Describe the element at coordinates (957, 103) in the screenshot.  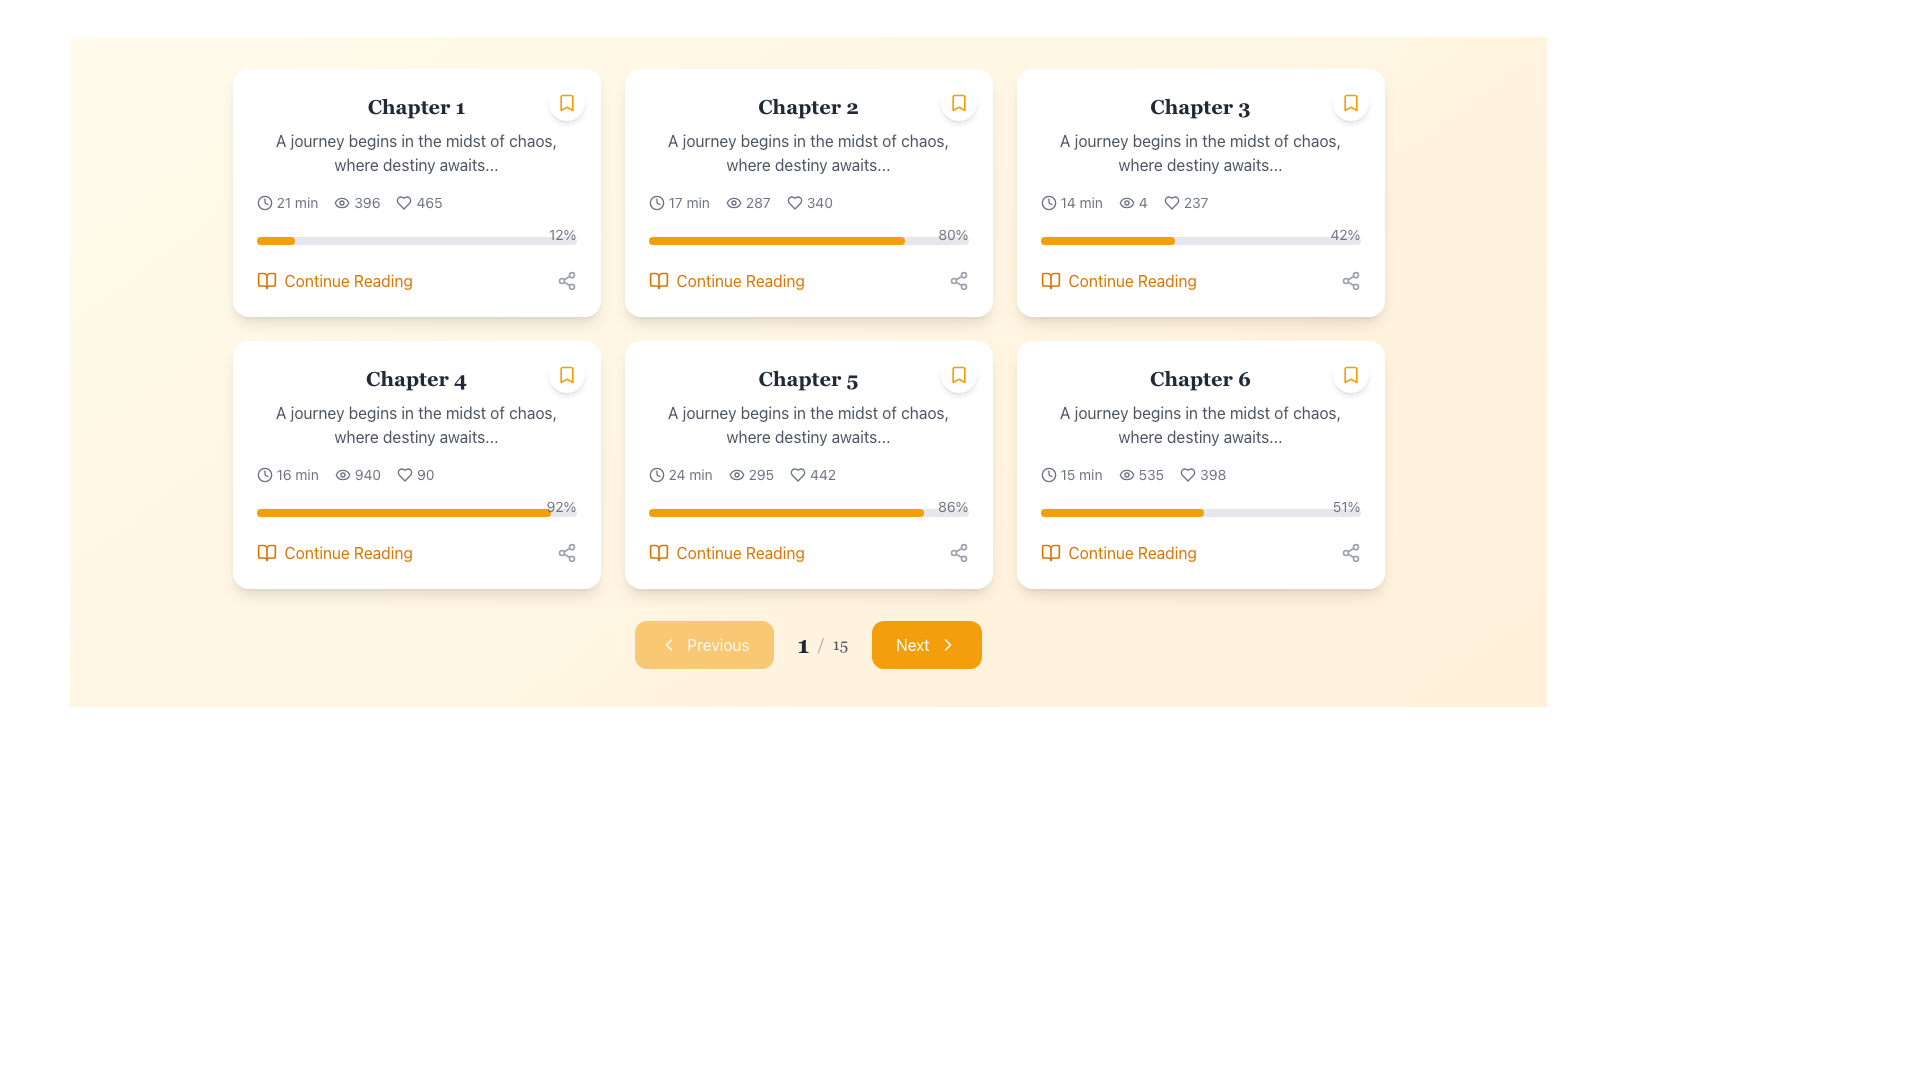
I see `the small red bookmark icon located at the top-right corner of the 'Chapter 2' card` at that location.